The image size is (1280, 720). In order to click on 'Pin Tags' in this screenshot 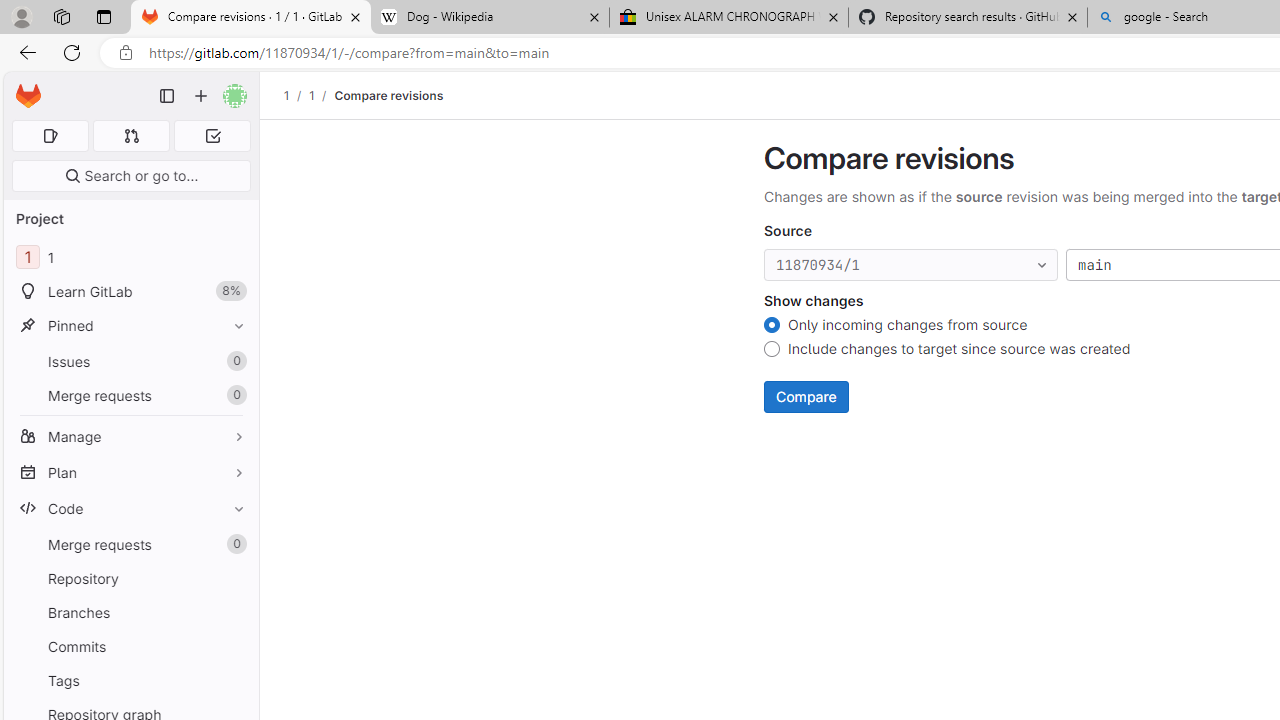, I will do `click(234, 679)`.